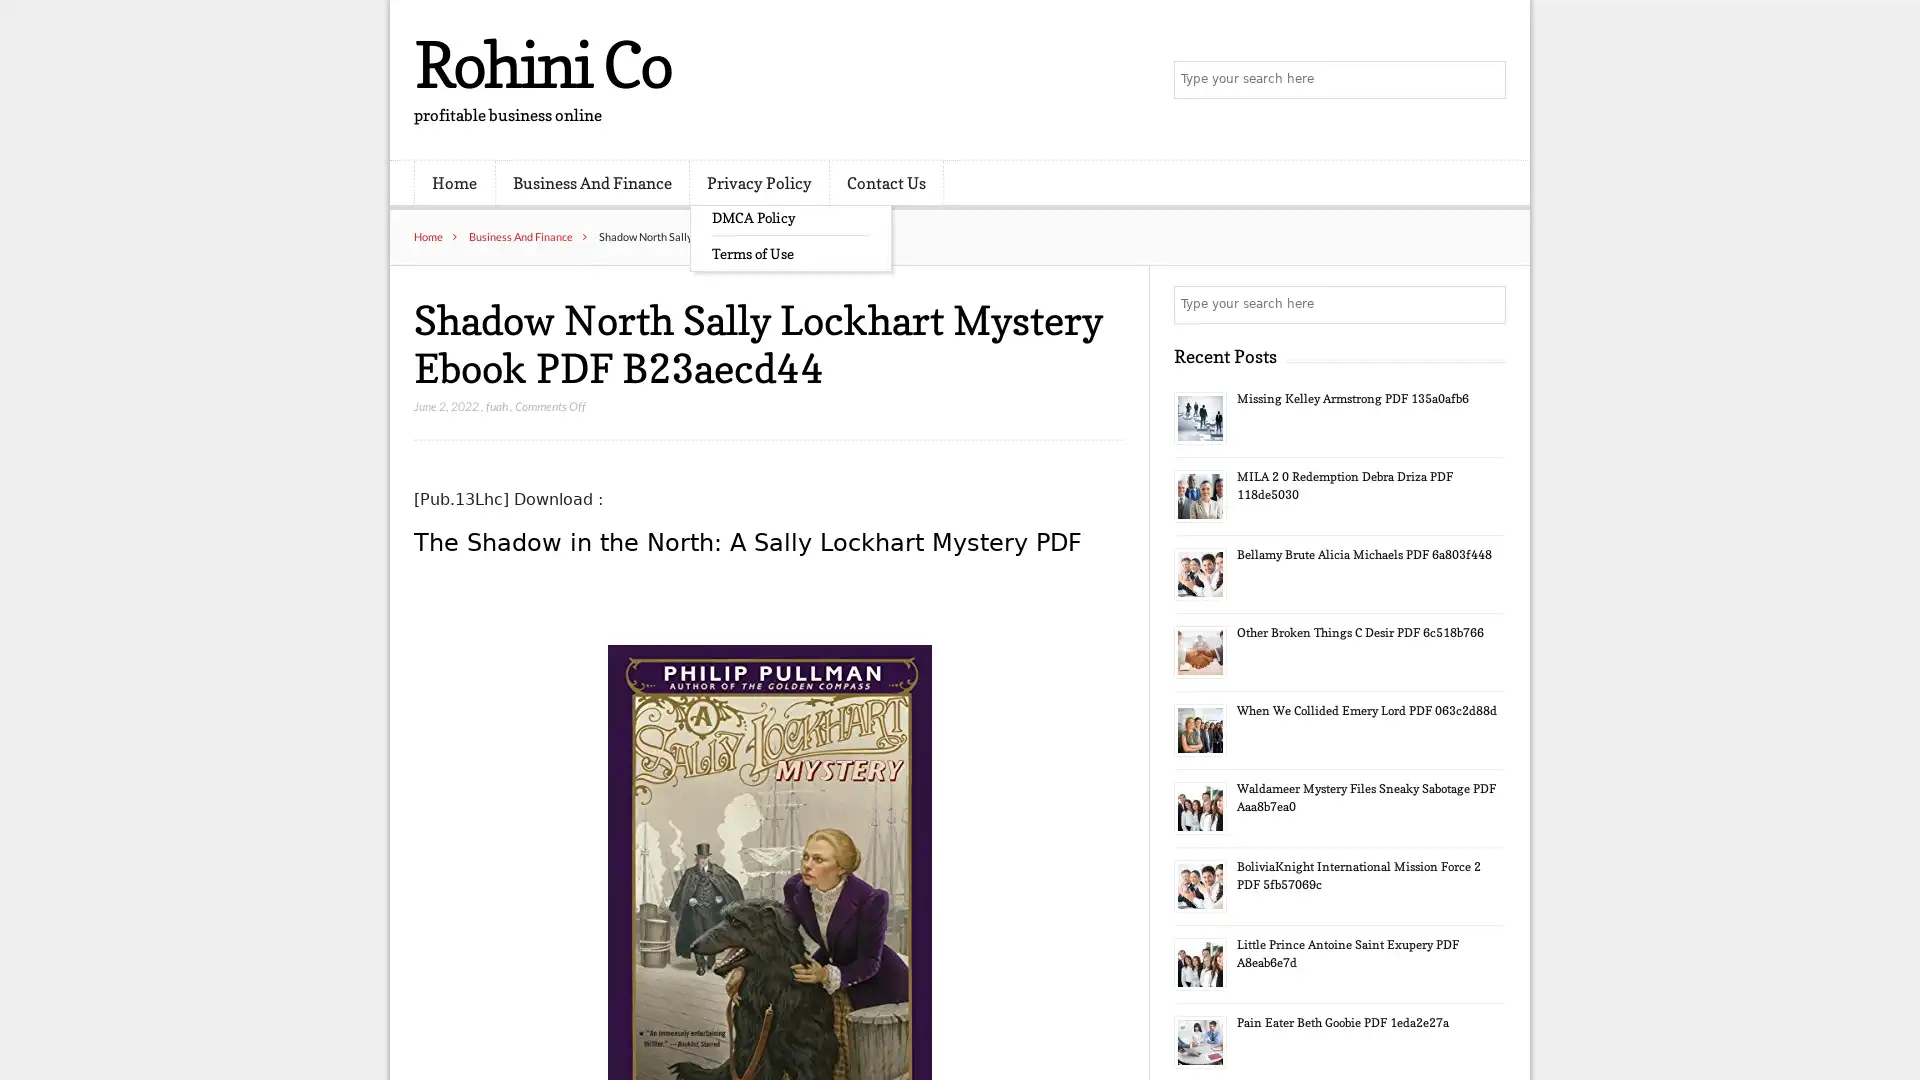  What do you see at coordinates (1485, 80) in the screenshot?
I see `Search` at bounding box center [1485, 80].